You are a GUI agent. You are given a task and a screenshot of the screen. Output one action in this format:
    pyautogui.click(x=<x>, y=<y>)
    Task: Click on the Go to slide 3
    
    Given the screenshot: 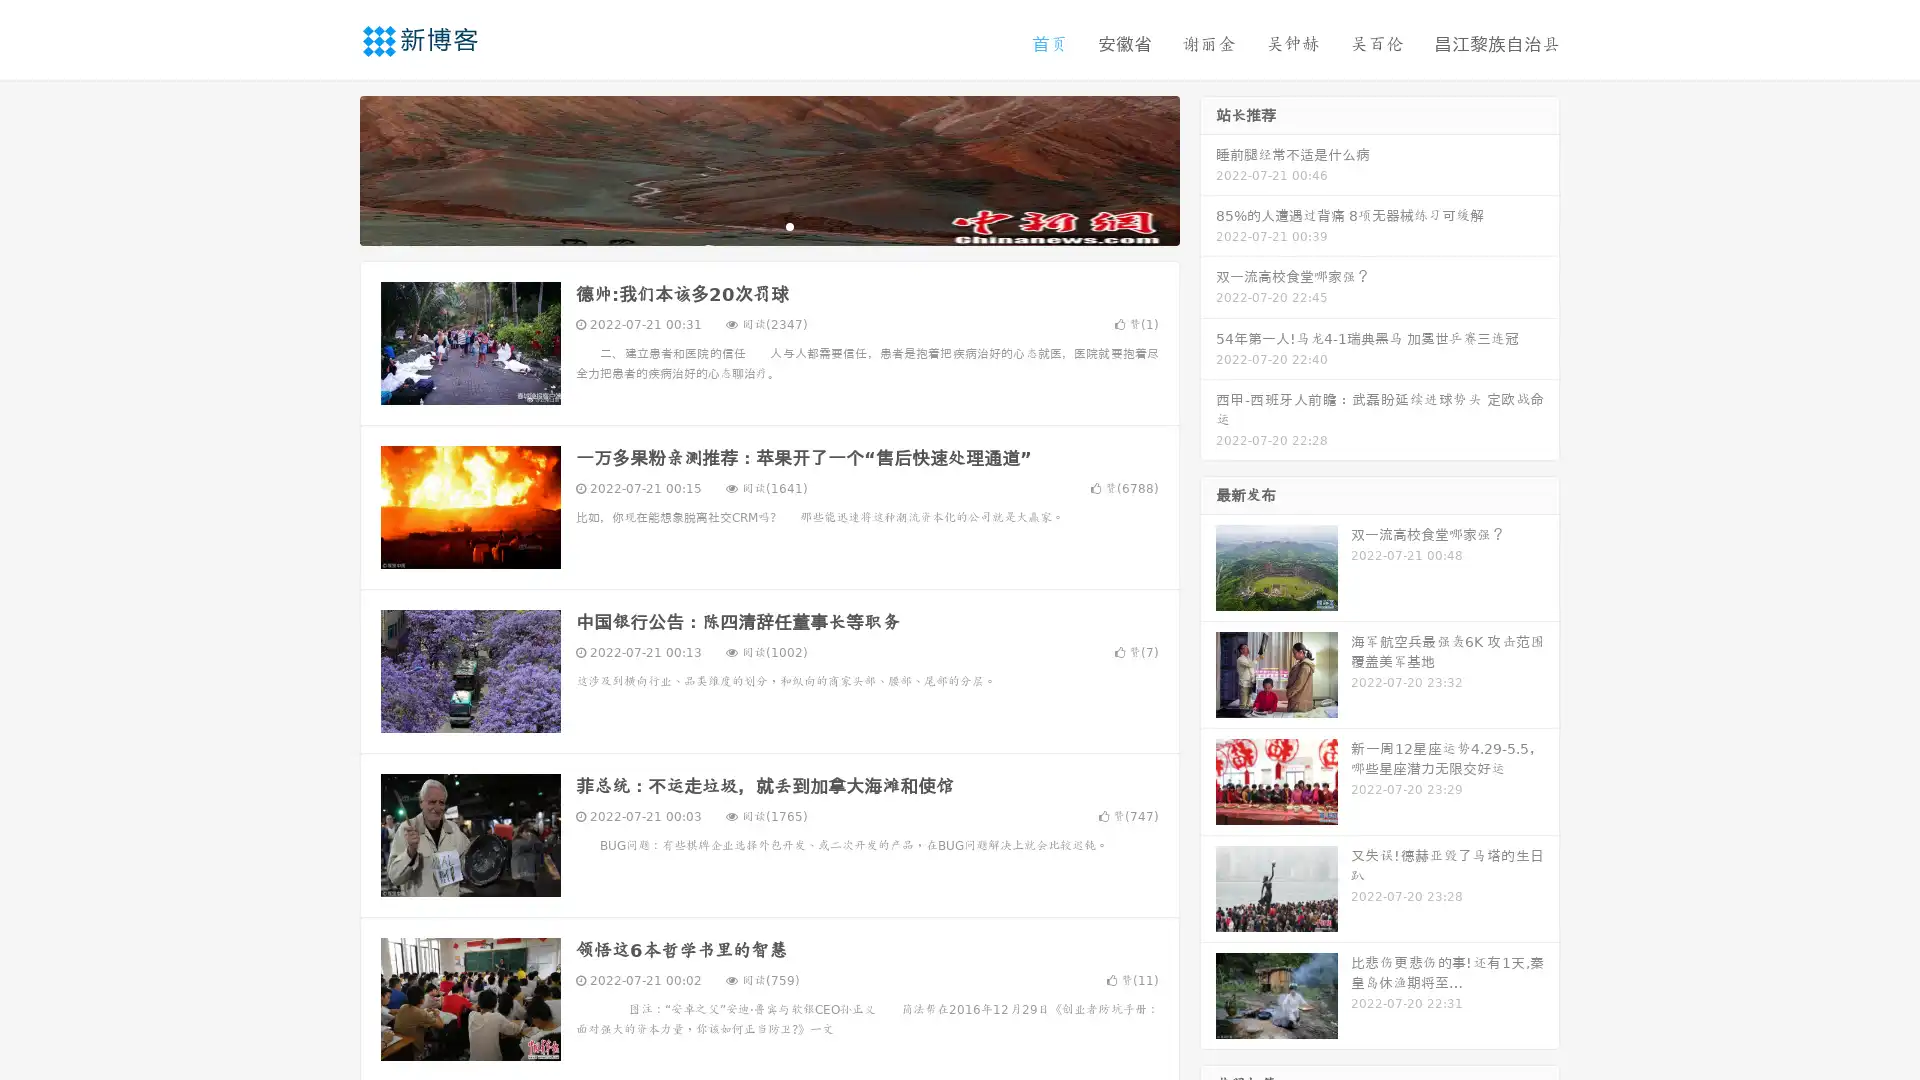 What is the action you would take?
    pyautogui.click(x=789, y=225)
    